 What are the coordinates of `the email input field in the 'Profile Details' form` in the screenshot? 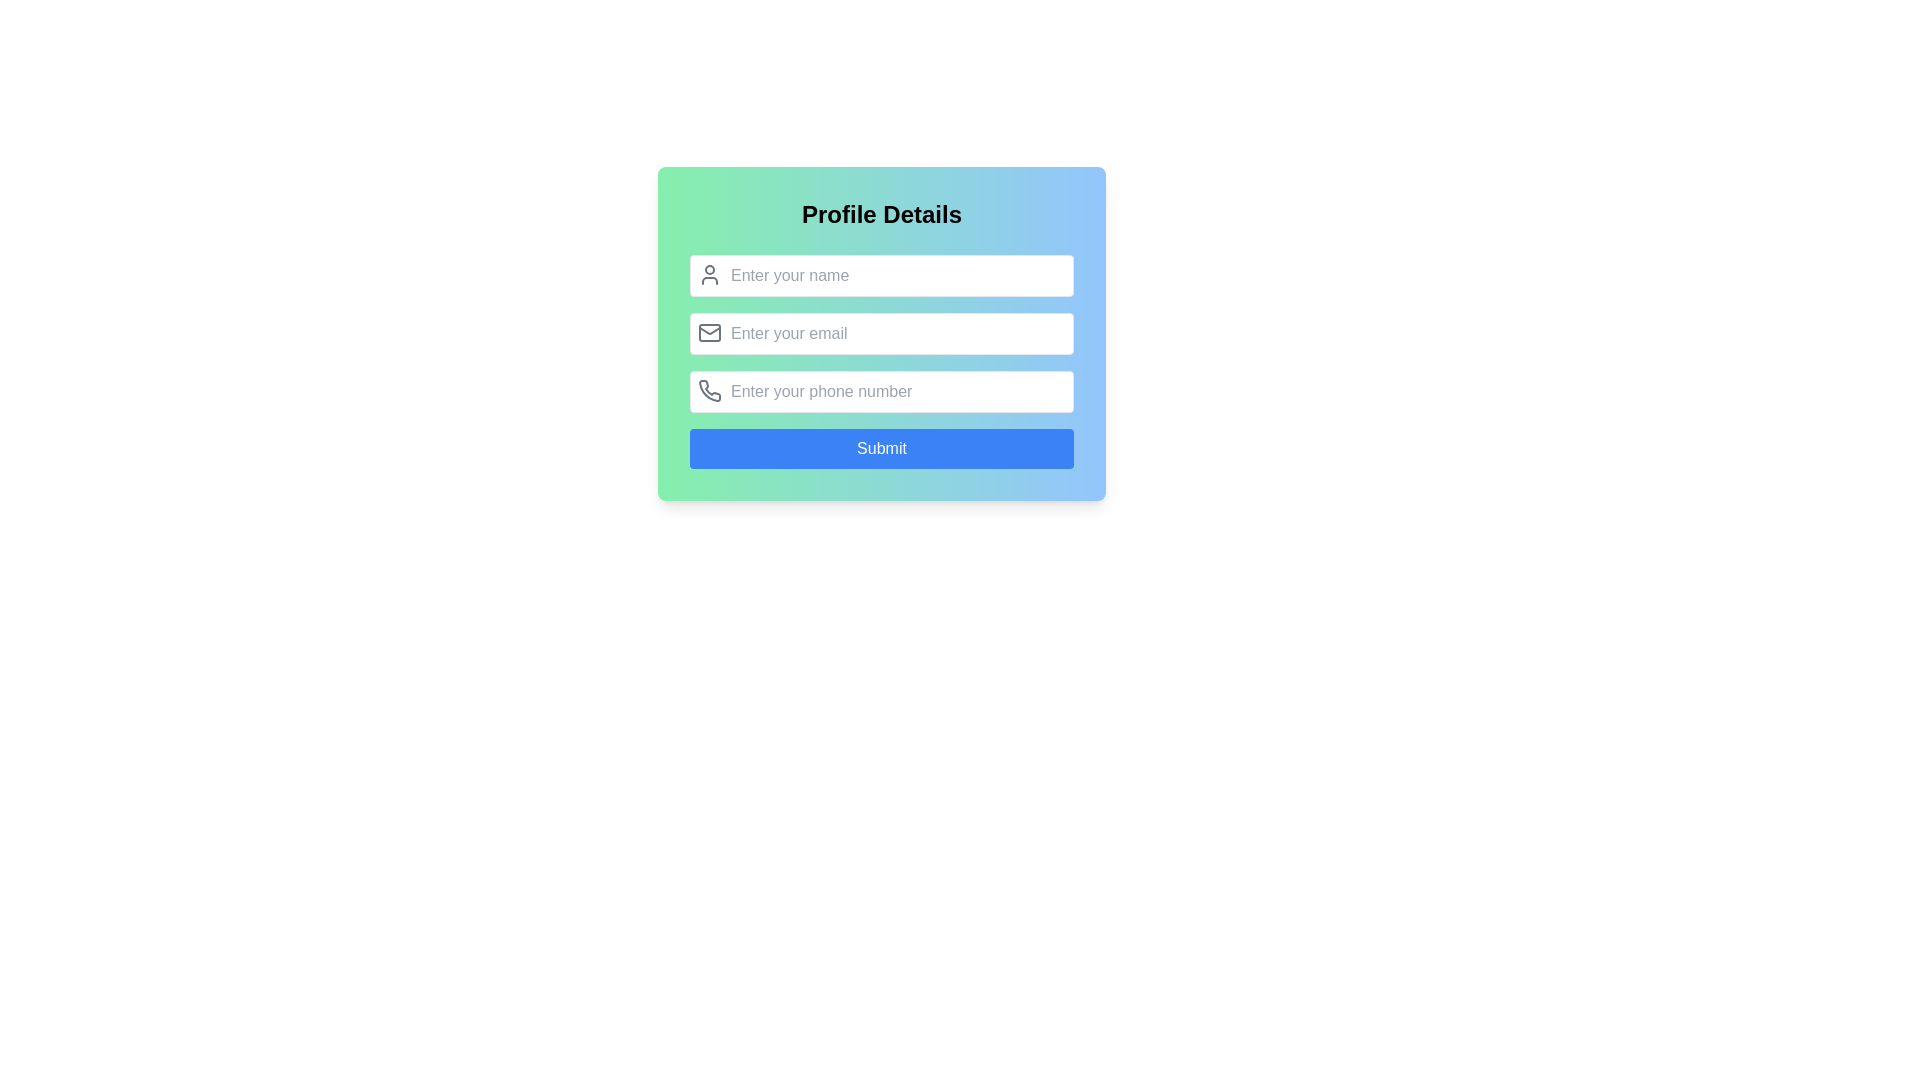 It's located at (881, 333).